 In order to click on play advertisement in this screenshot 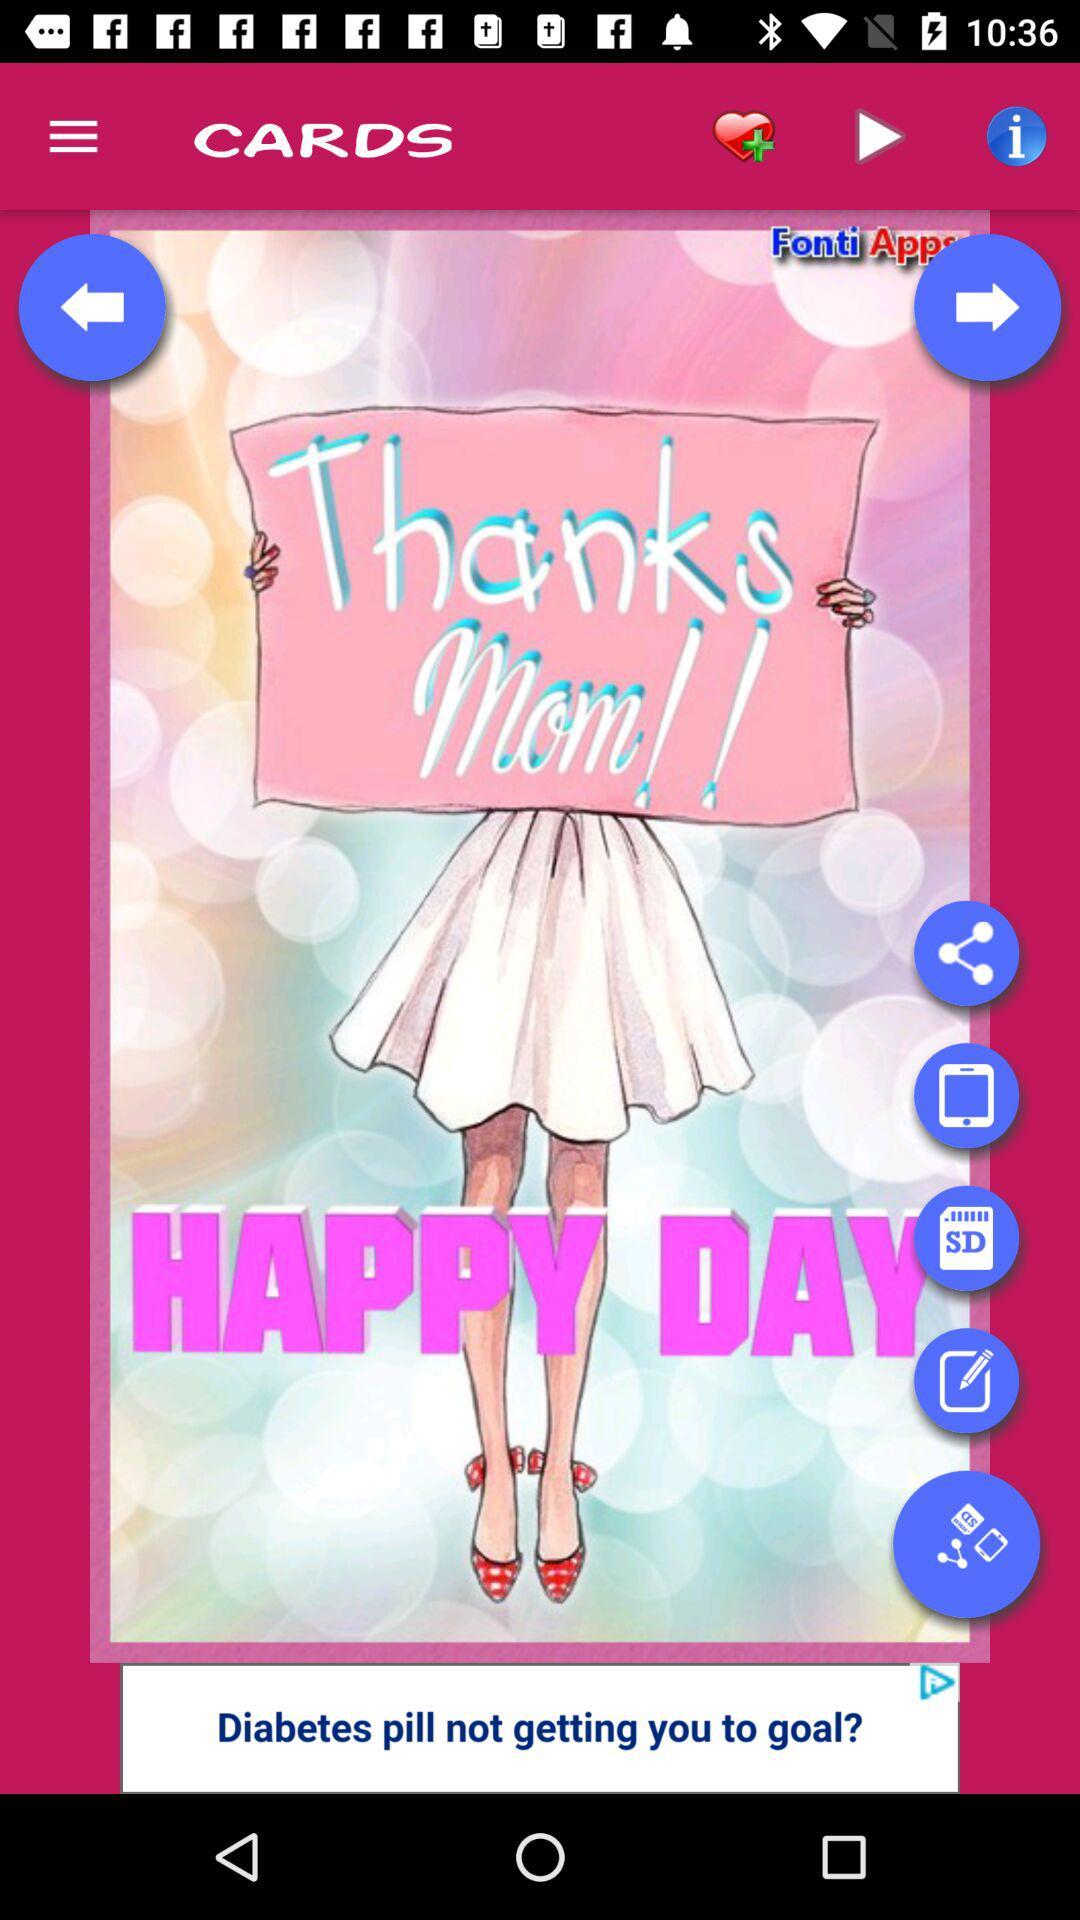, I will do `click(540, 1727)`.